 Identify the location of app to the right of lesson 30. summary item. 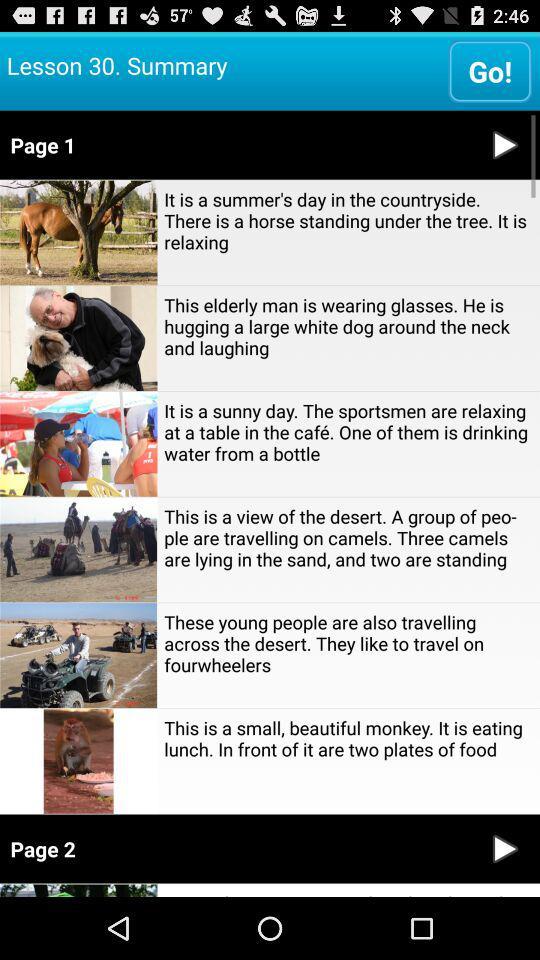
(489, 70).